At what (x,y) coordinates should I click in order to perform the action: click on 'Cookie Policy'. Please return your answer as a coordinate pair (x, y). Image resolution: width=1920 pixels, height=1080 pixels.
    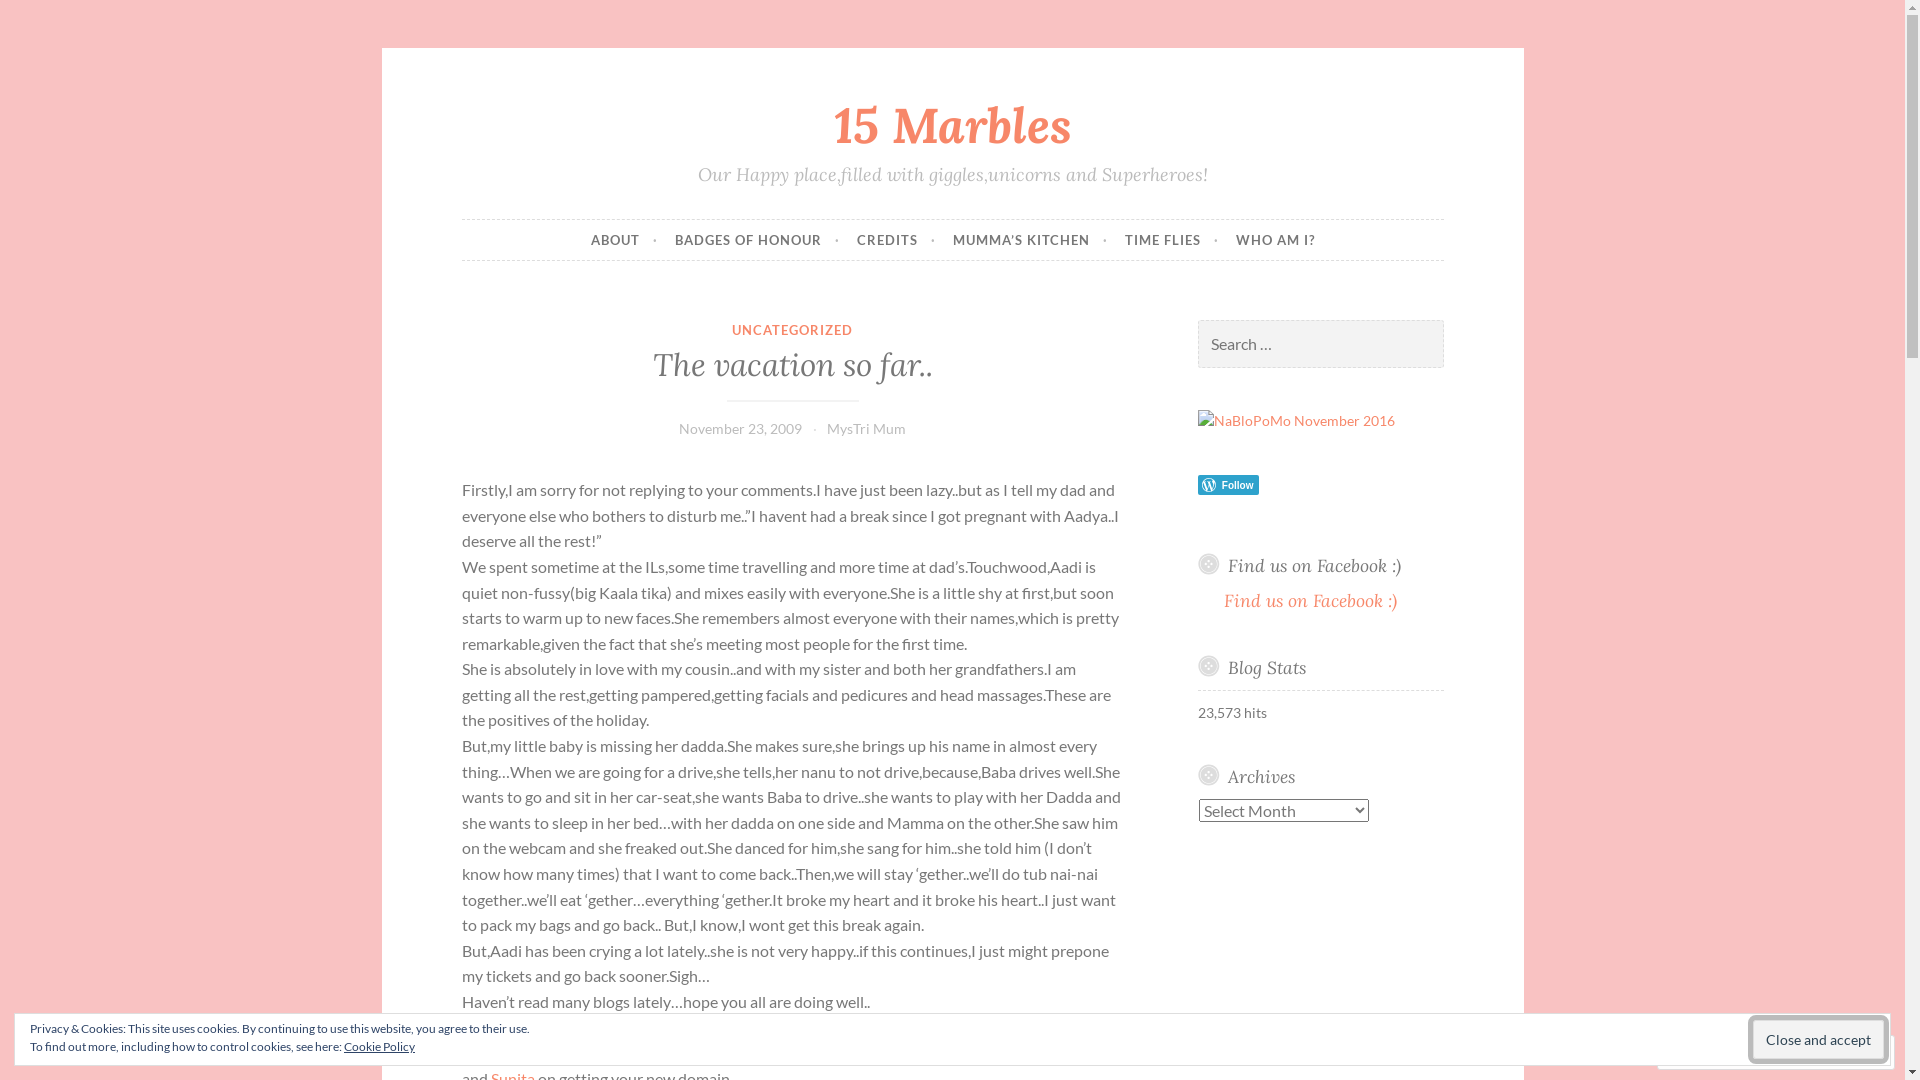
    Looking at the image, I should click on (379, 1045).